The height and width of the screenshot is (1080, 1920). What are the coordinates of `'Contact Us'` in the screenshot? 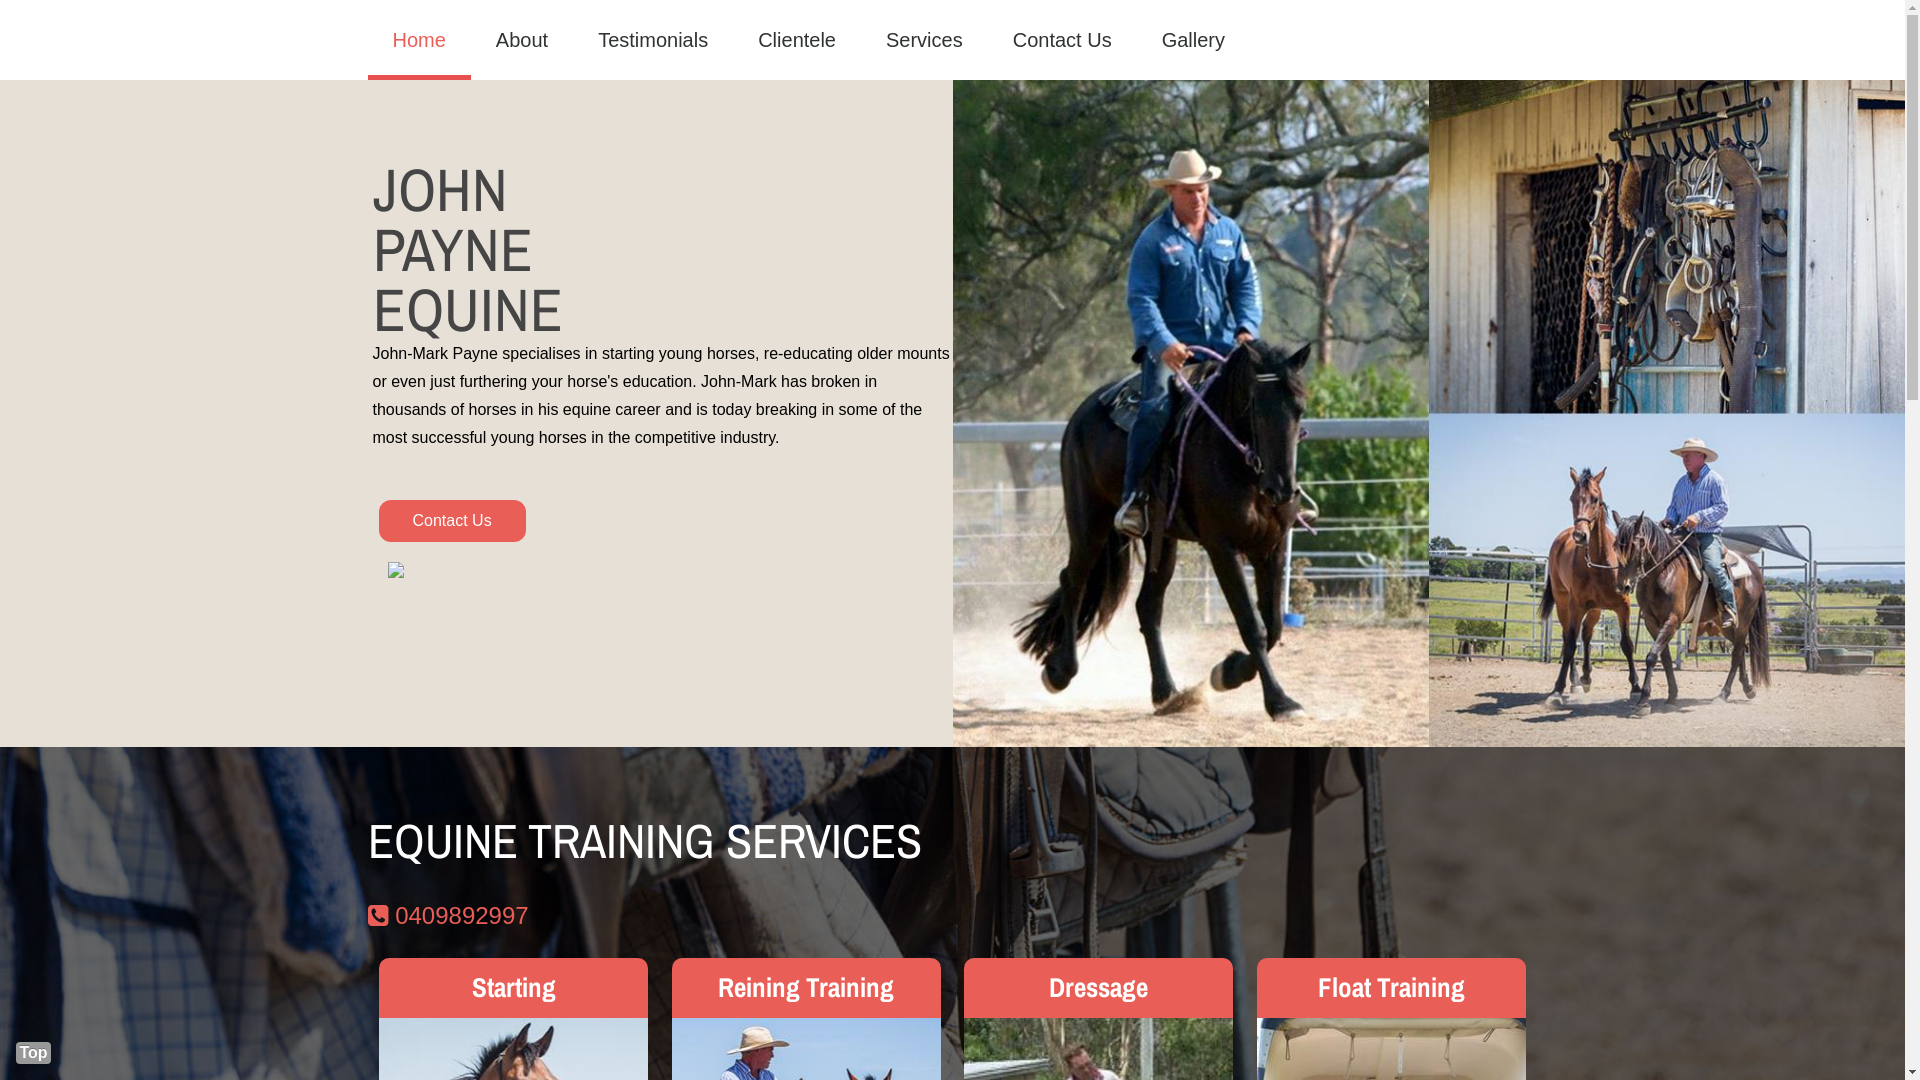 It's located at (1061, 39).